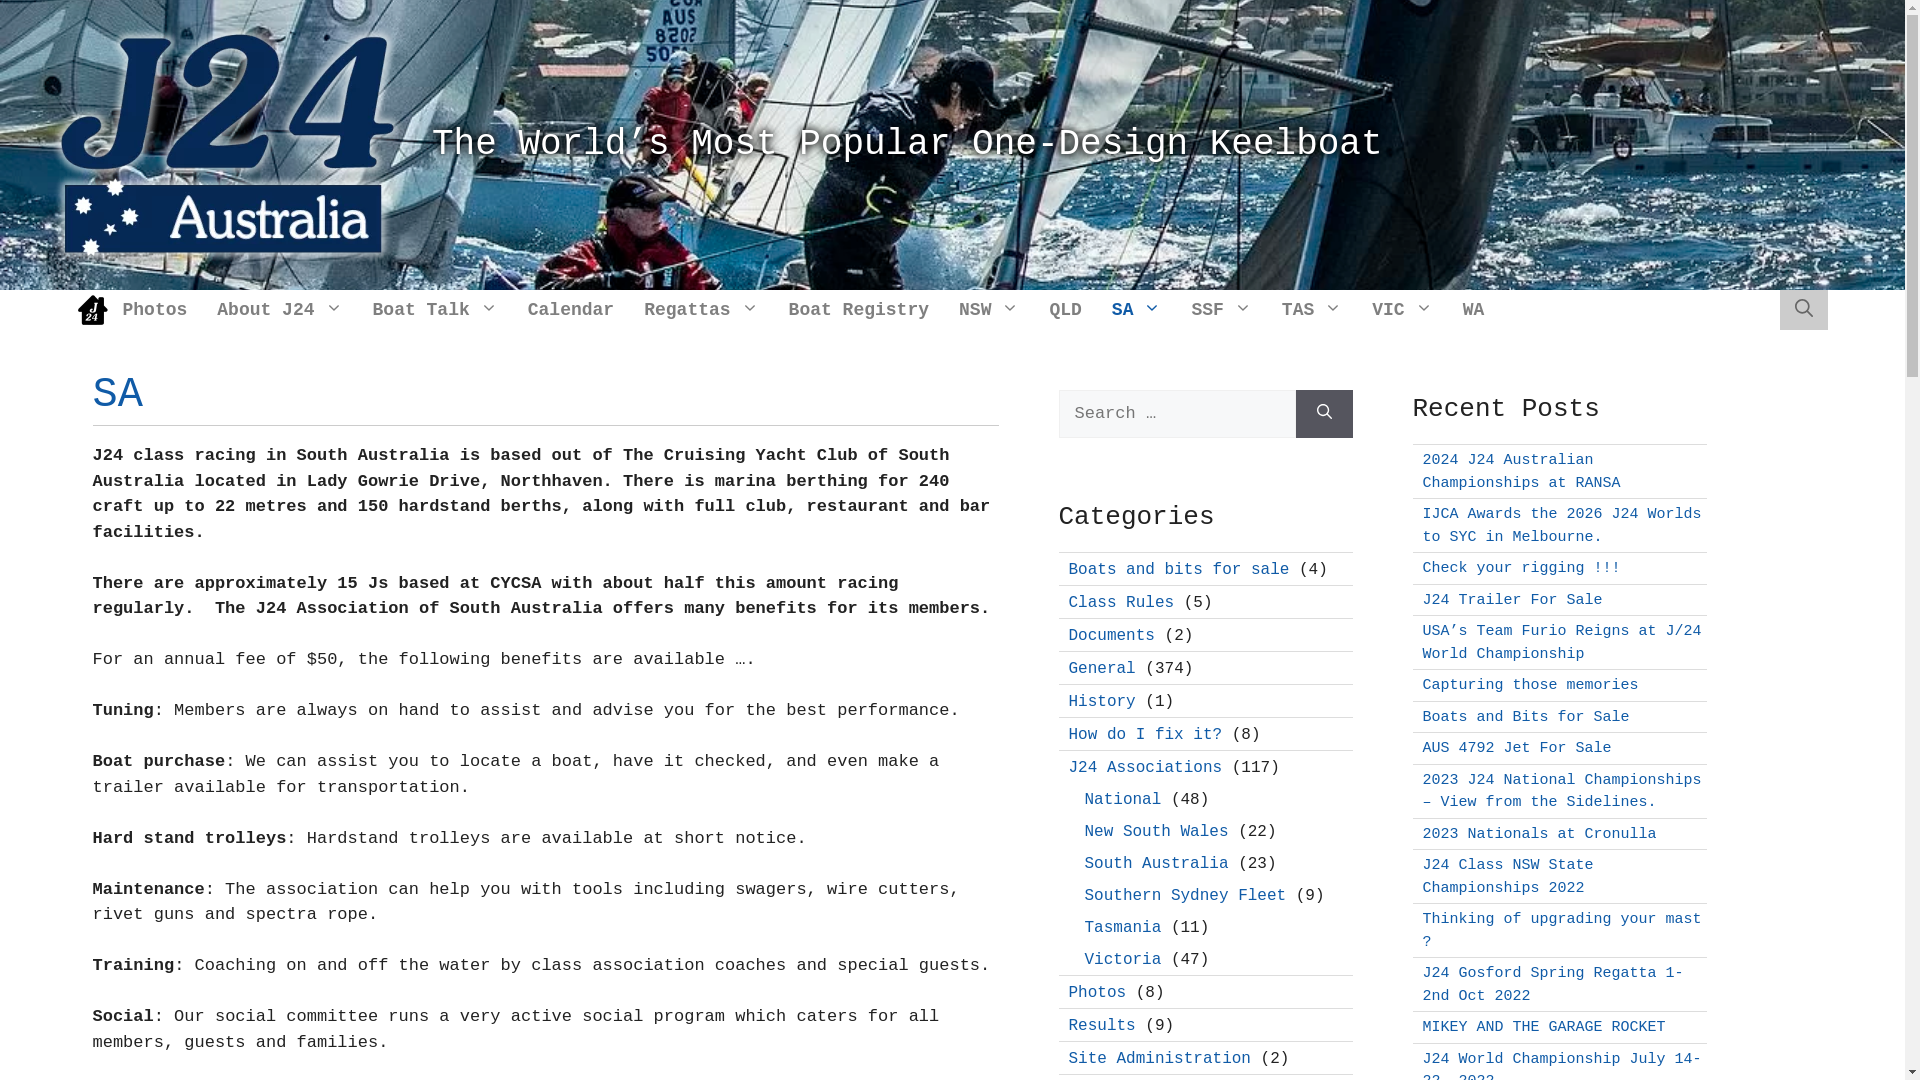 This screenshot has height=1080, width=1920. I want to click on '2024 J24 Australian Championships at RANSA', so click(1420, 471).